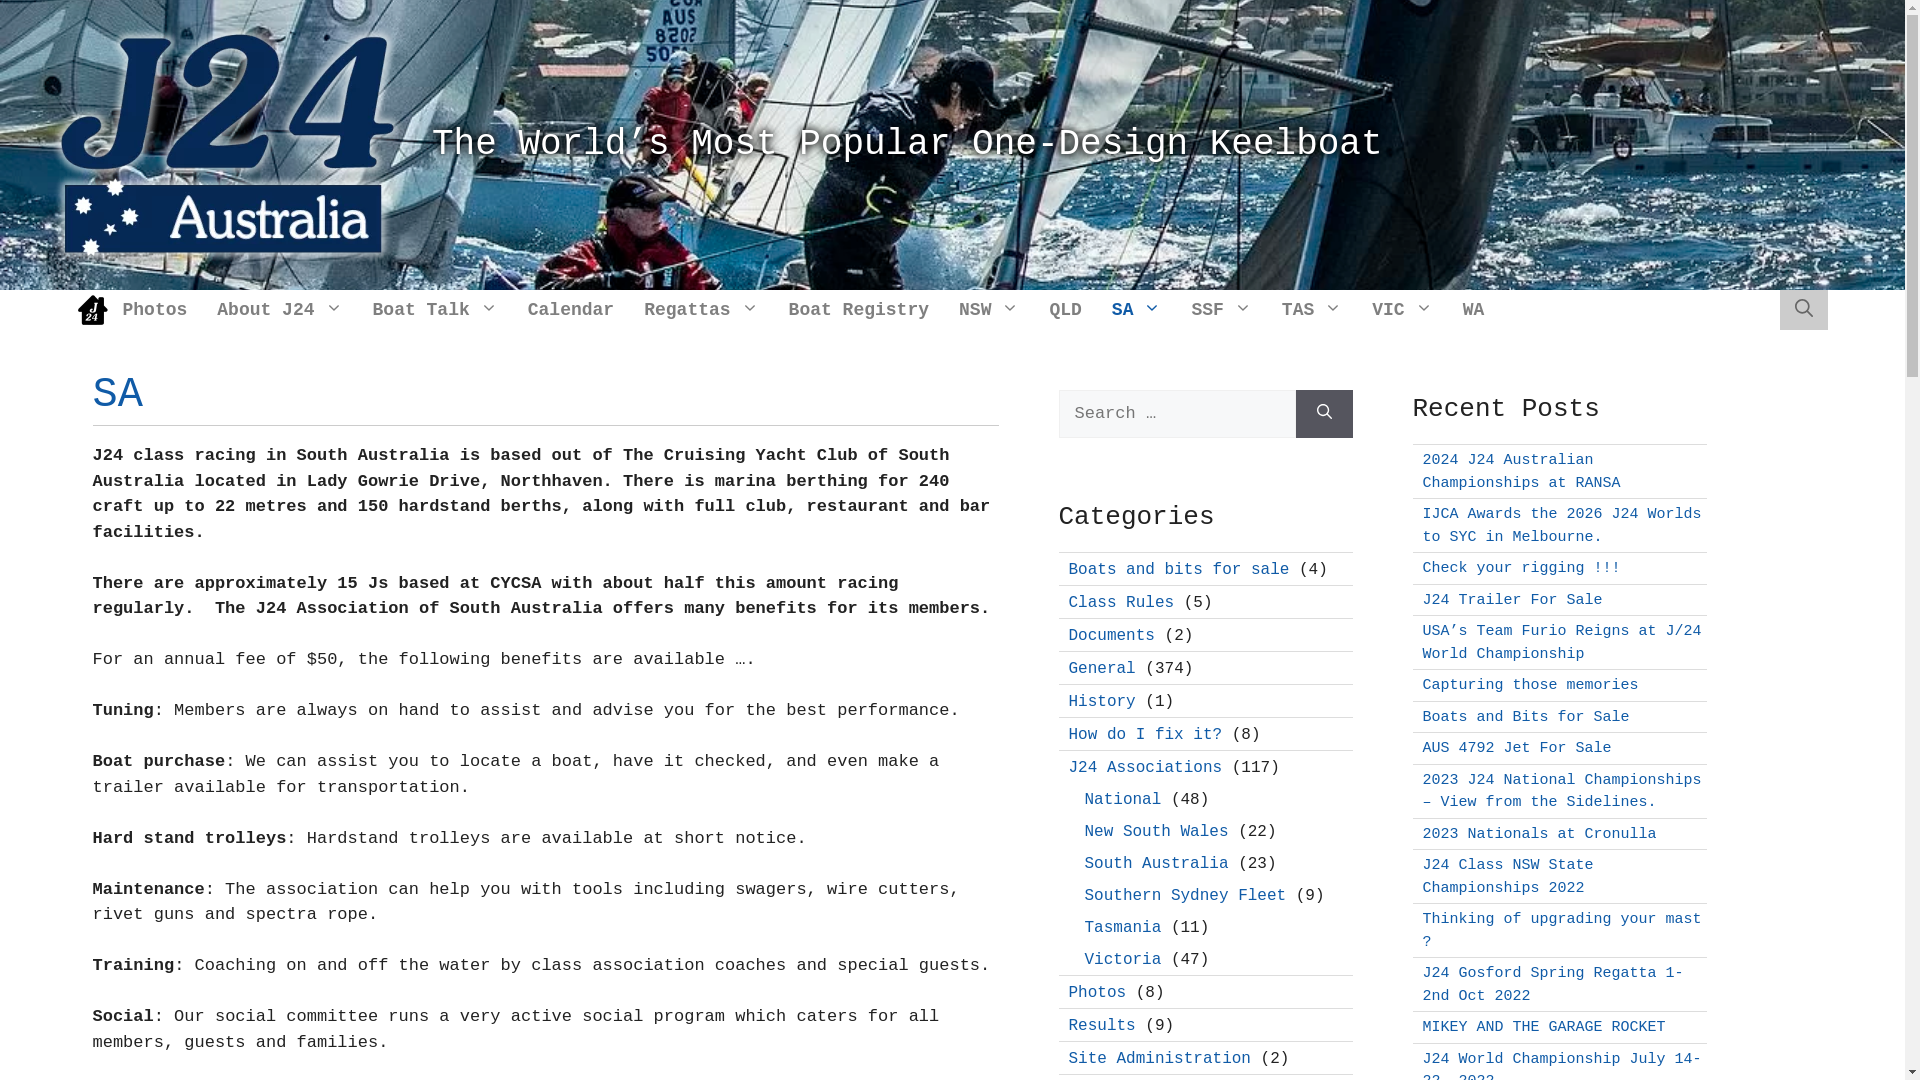 This screenshot has height=1080, width=1920. I want to click on '2024 J24 Australian Championships at RANSA', so click(1420, 471).